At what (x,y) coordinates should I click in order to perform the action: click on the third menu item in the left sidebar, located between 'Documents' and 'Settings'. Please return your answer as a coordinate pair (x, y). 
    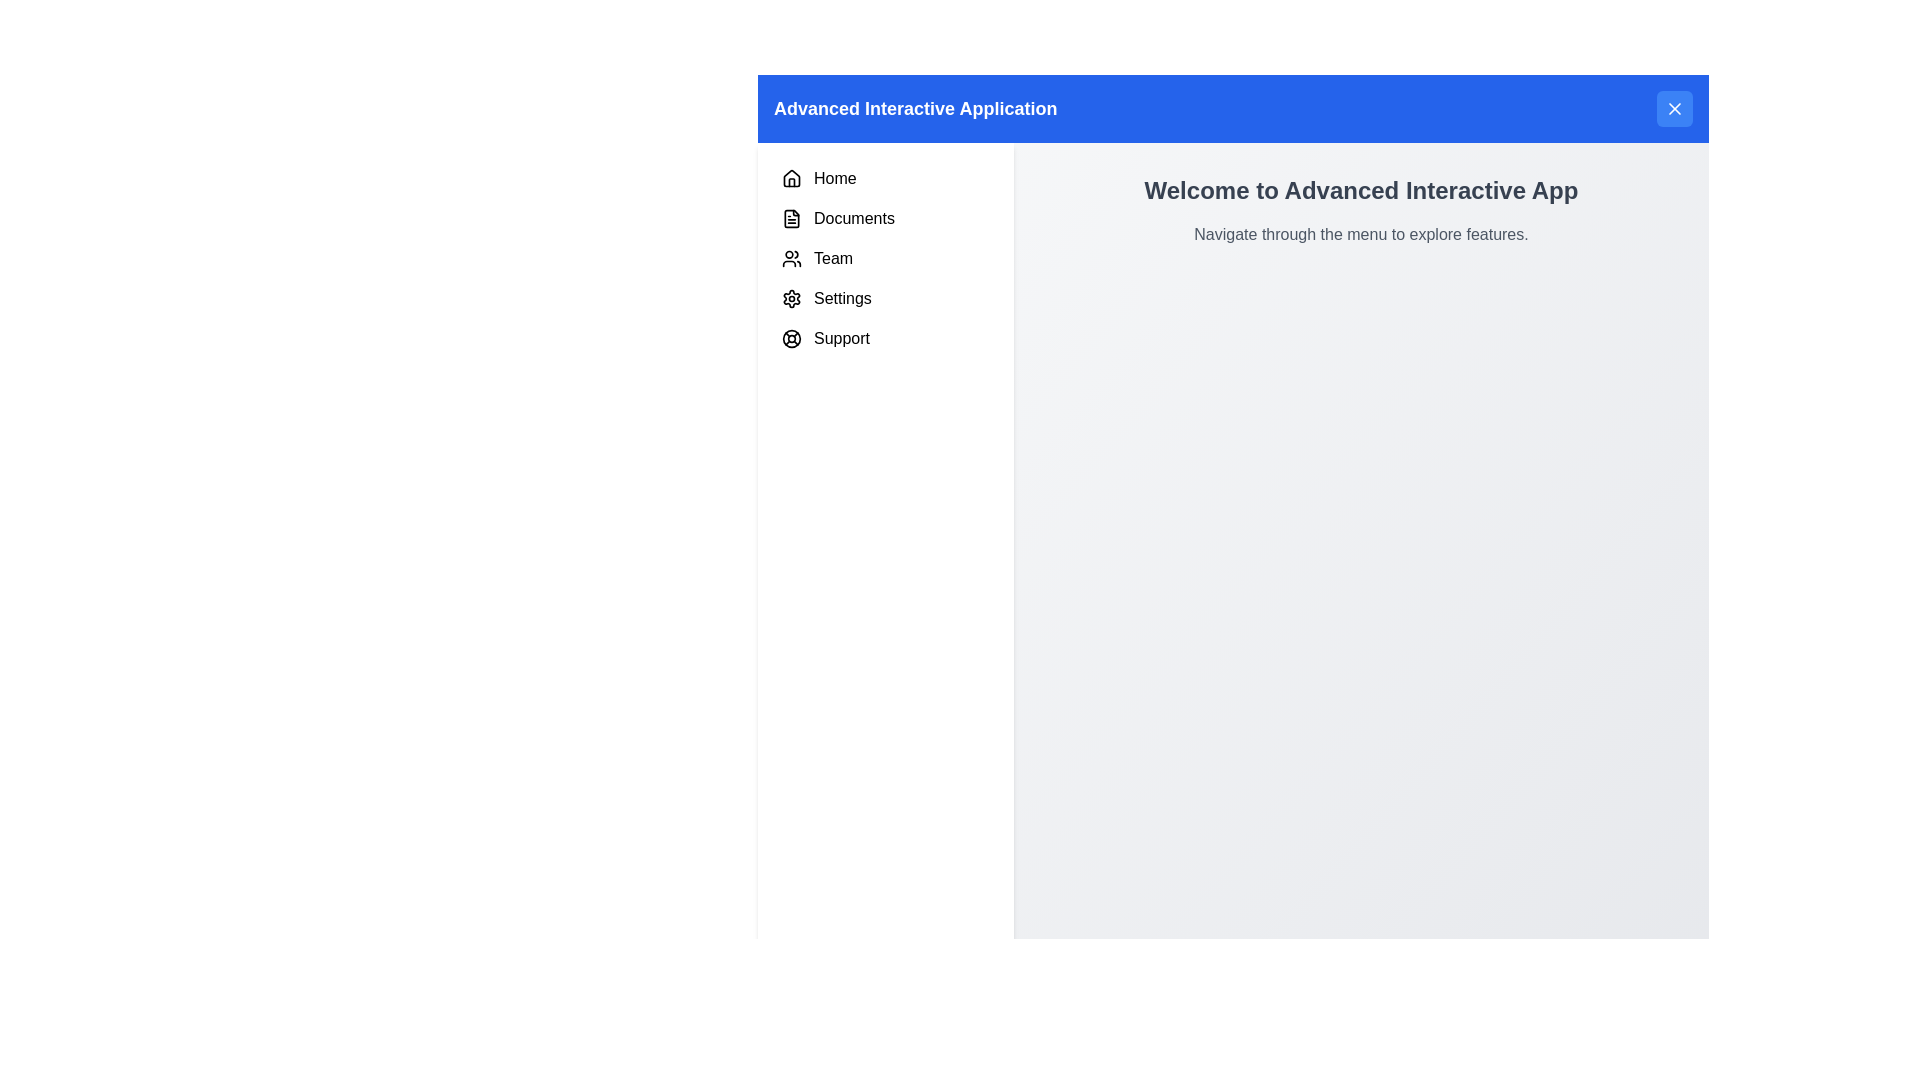
    Looking at the image, I should click on (885, 257).